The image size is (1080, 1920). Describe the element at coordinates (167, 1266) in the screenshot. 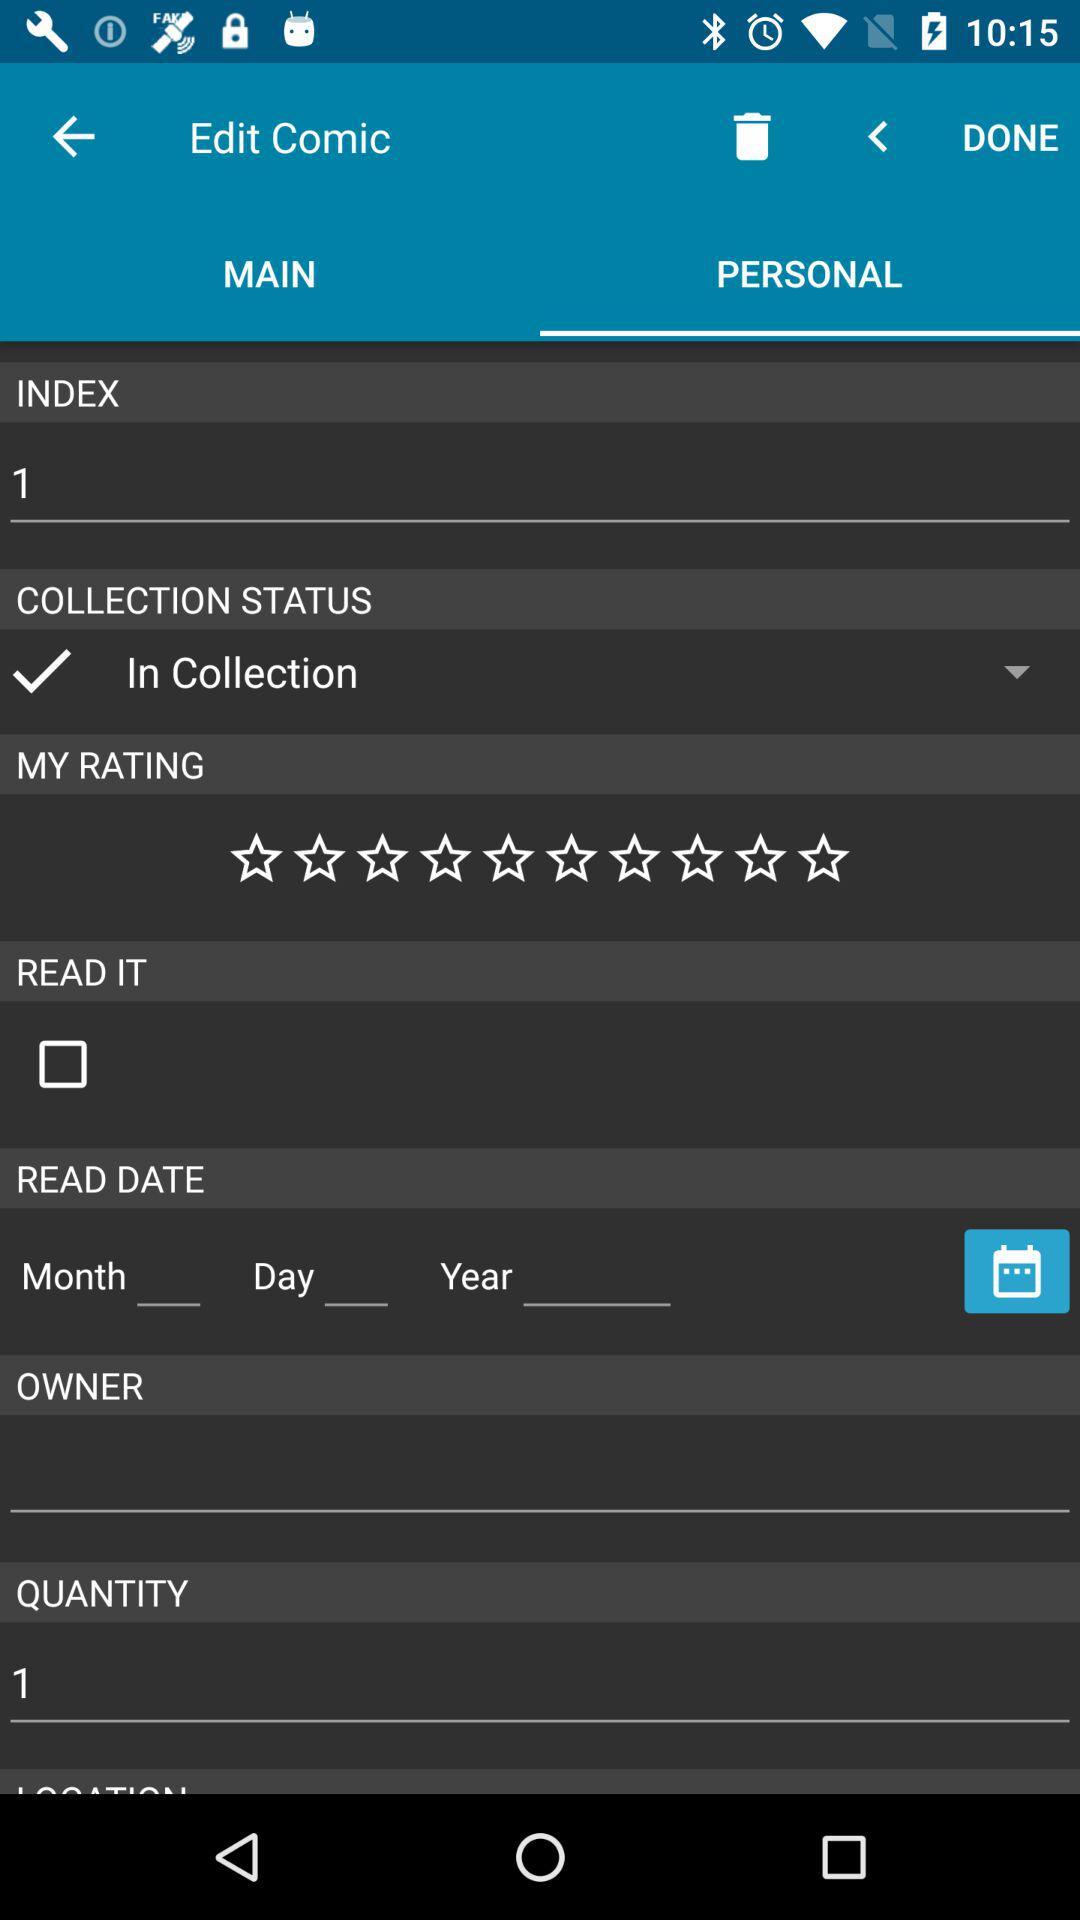

I see `month` at that location.